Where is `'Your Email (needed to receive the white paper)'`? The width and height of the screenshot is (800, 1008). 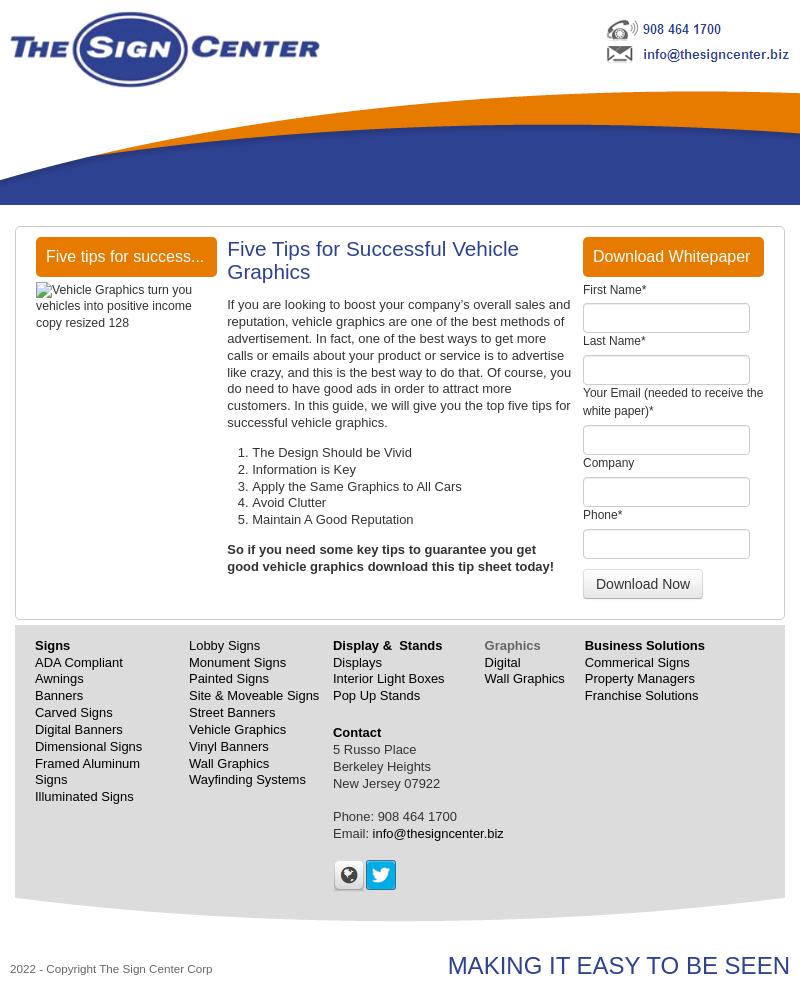
'Your Email (needed to receive the white paper)' is located at coordinates (673, 401).